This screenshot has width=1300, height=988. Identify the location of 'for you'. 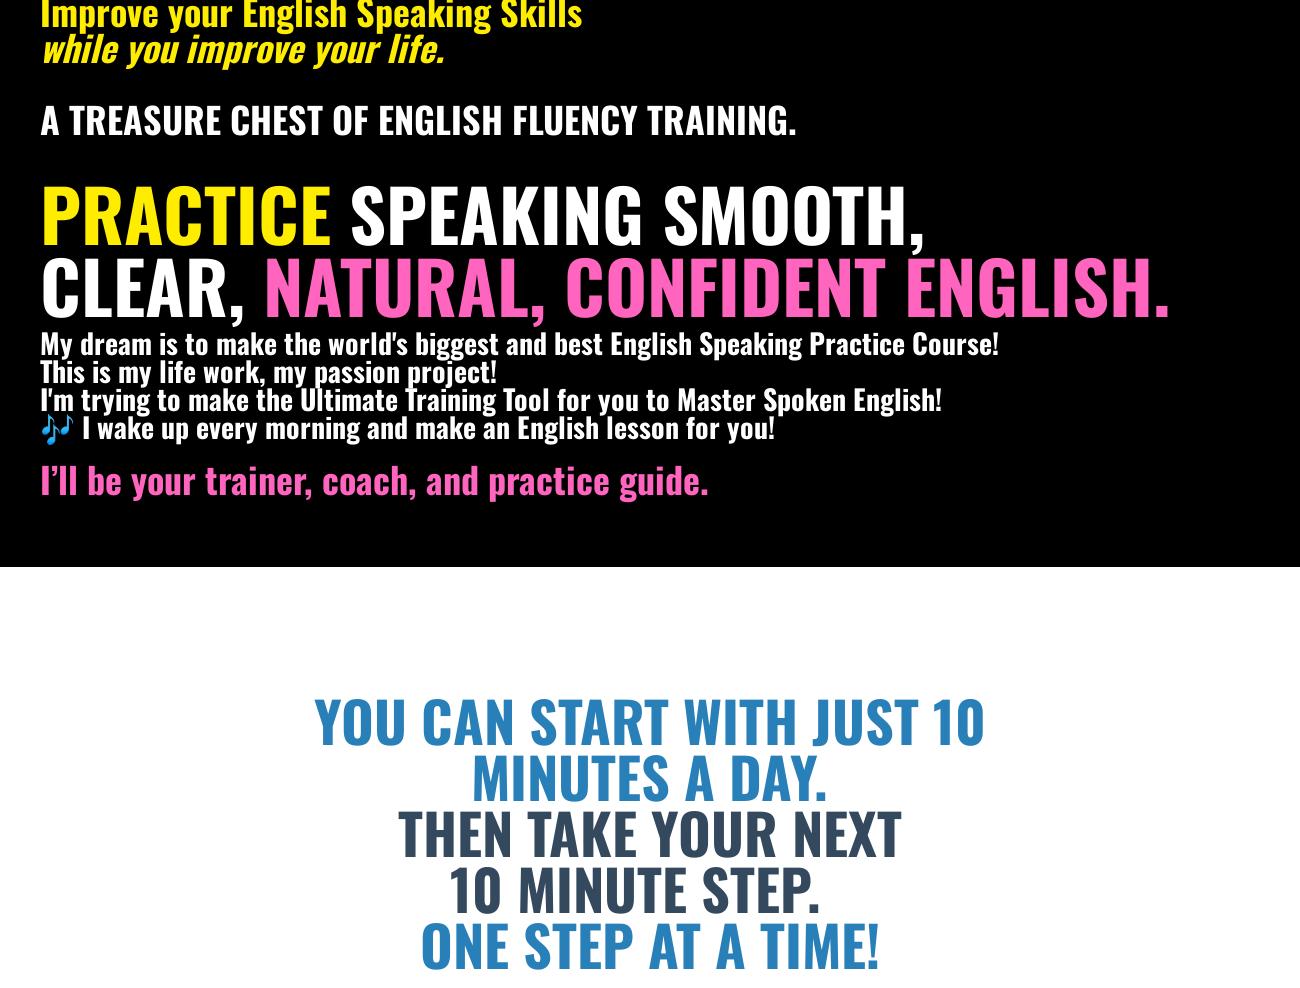
(598, 397).